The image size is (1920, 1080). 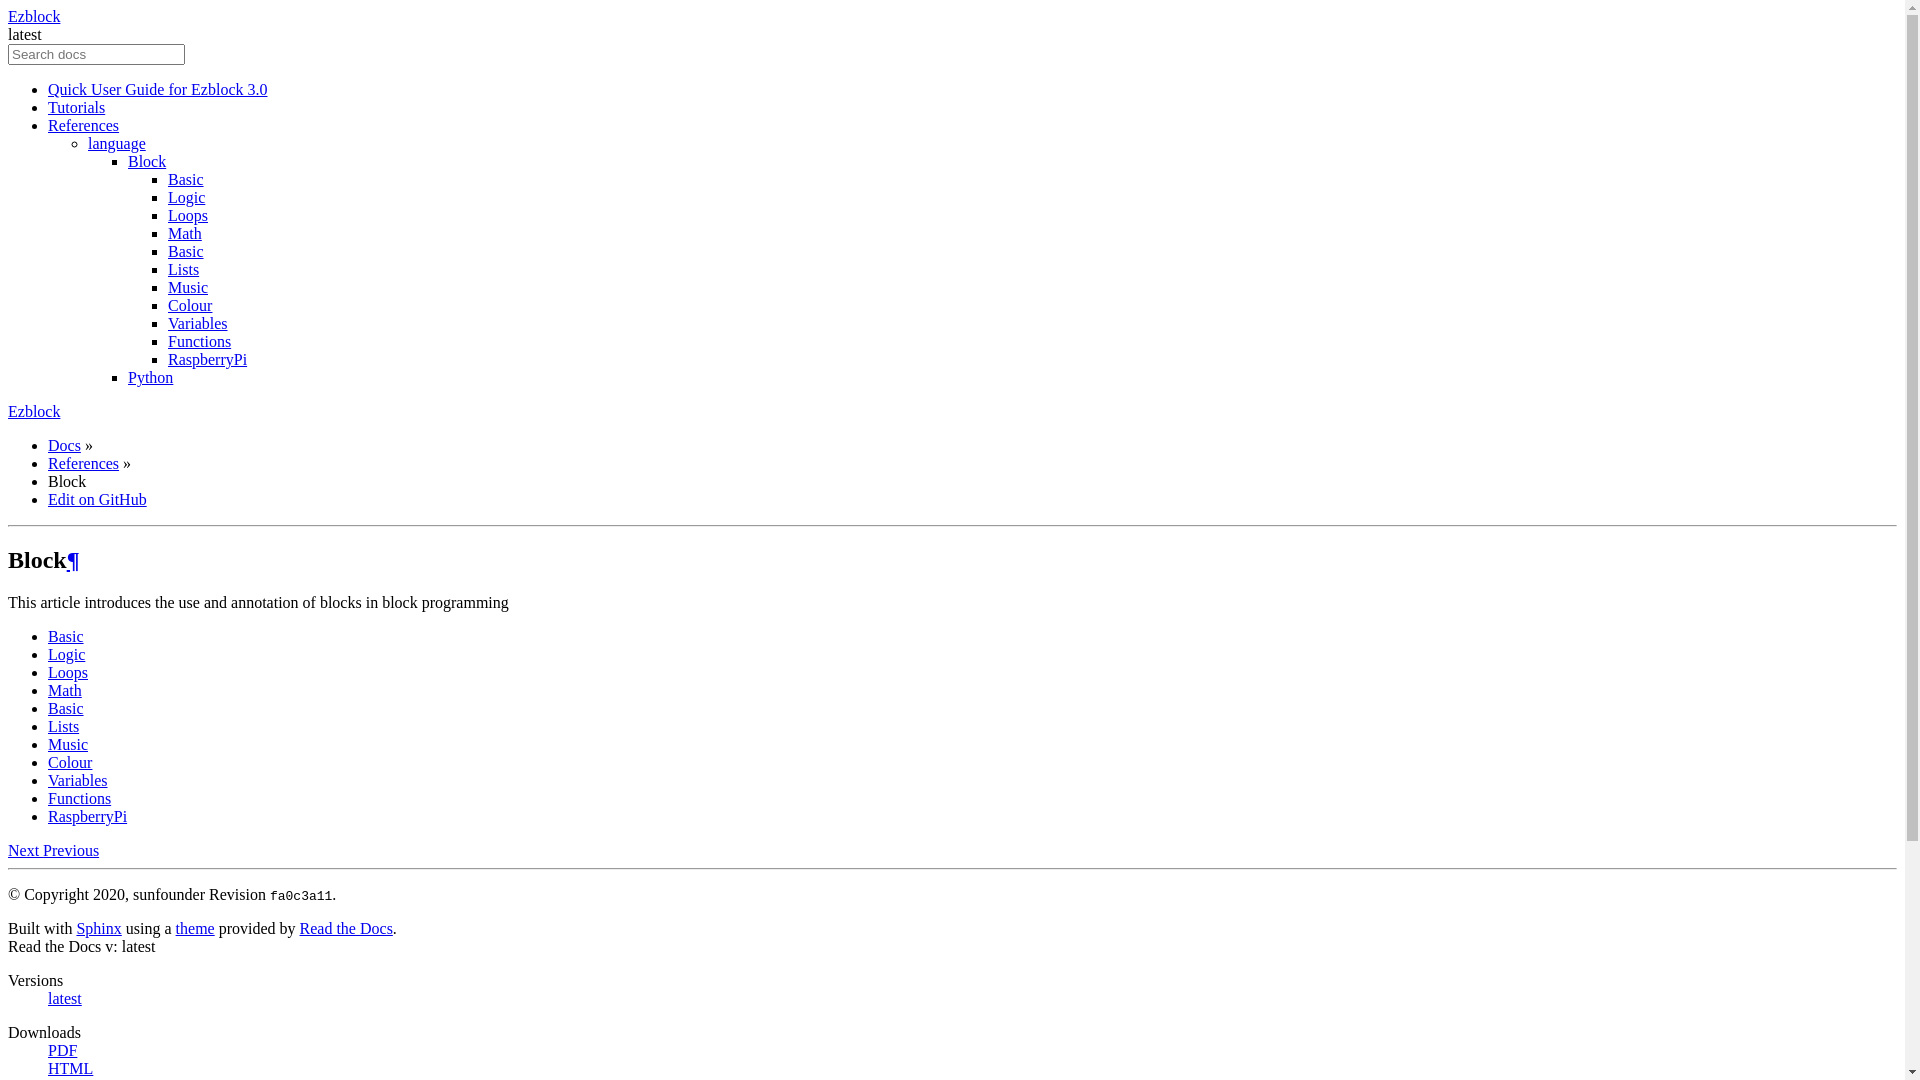 I want to click on 'Block', so click(x=146, y=160).